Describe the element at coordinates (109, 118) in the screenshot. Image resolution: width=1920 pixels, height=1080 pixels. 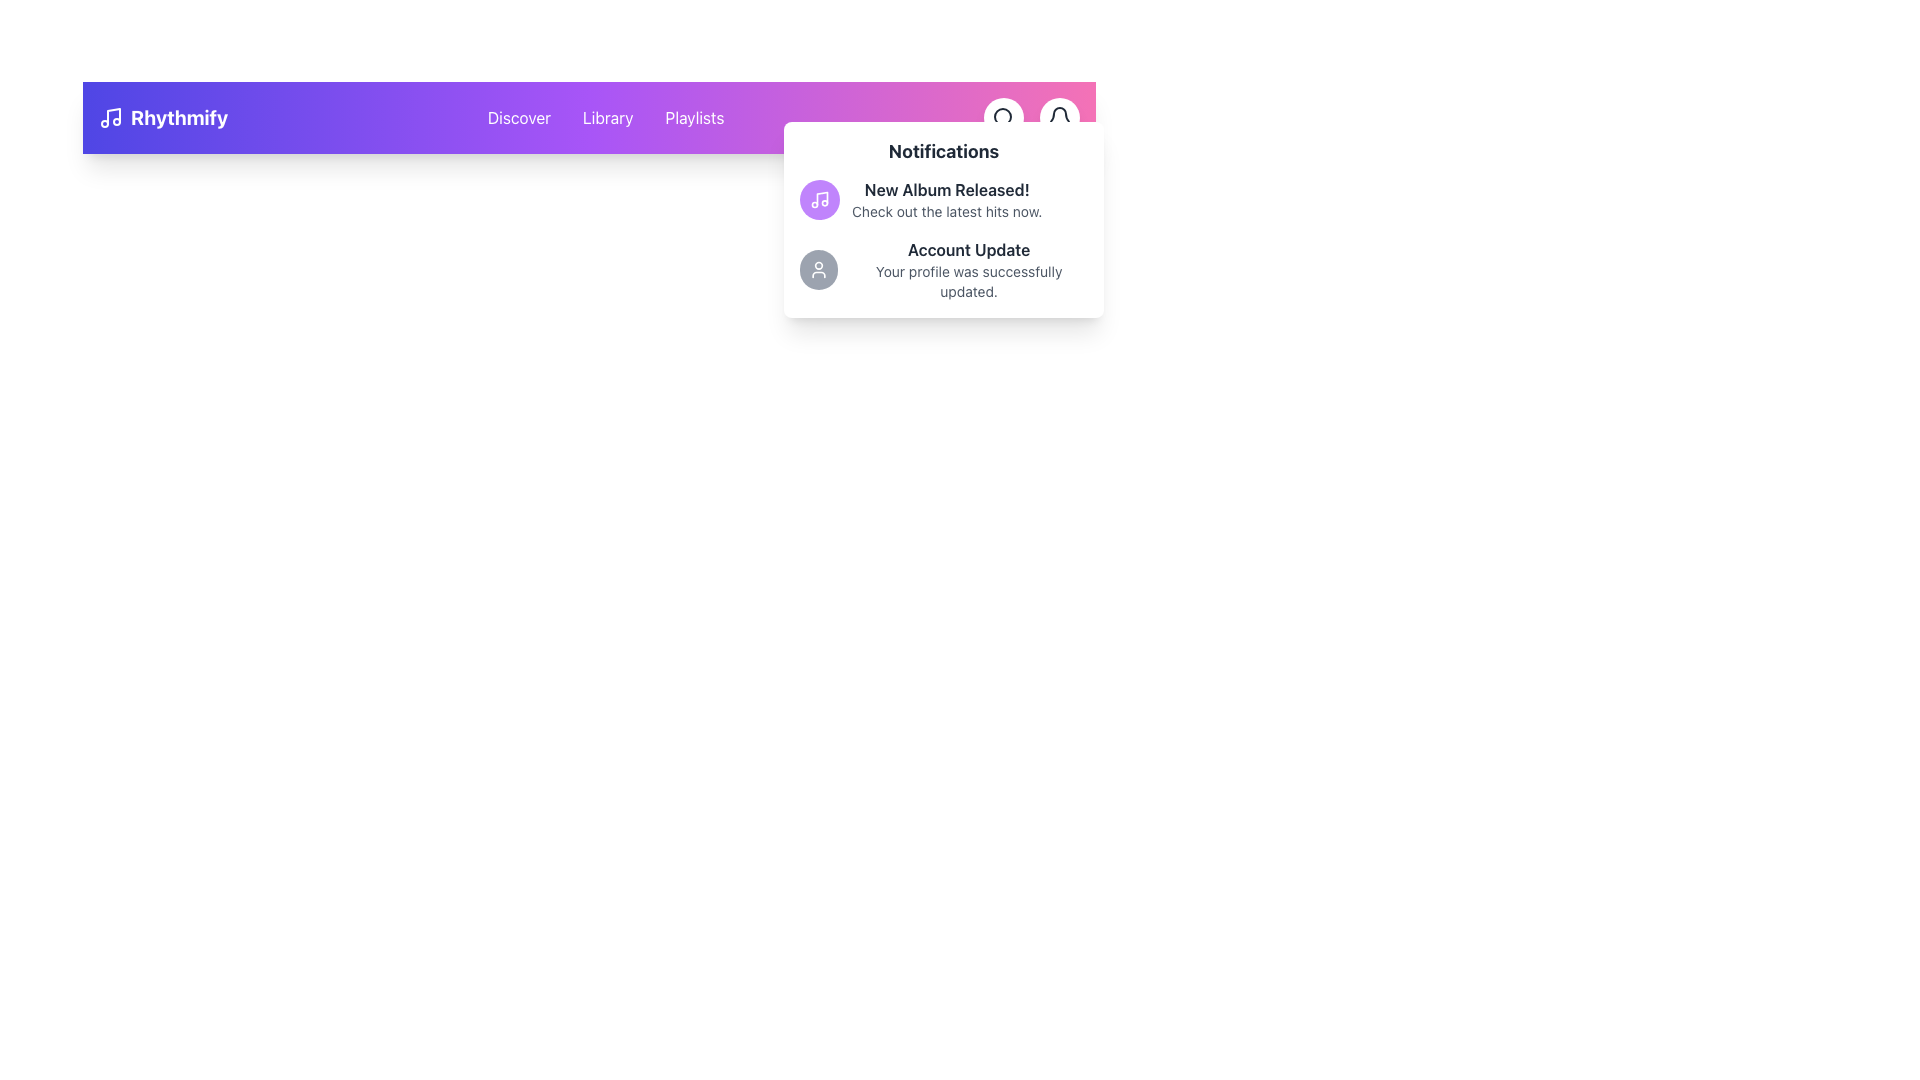
I see `the 'Rhythmify' application icon located in the header section, positioned left of the text 'Rhythmify'` at that location.